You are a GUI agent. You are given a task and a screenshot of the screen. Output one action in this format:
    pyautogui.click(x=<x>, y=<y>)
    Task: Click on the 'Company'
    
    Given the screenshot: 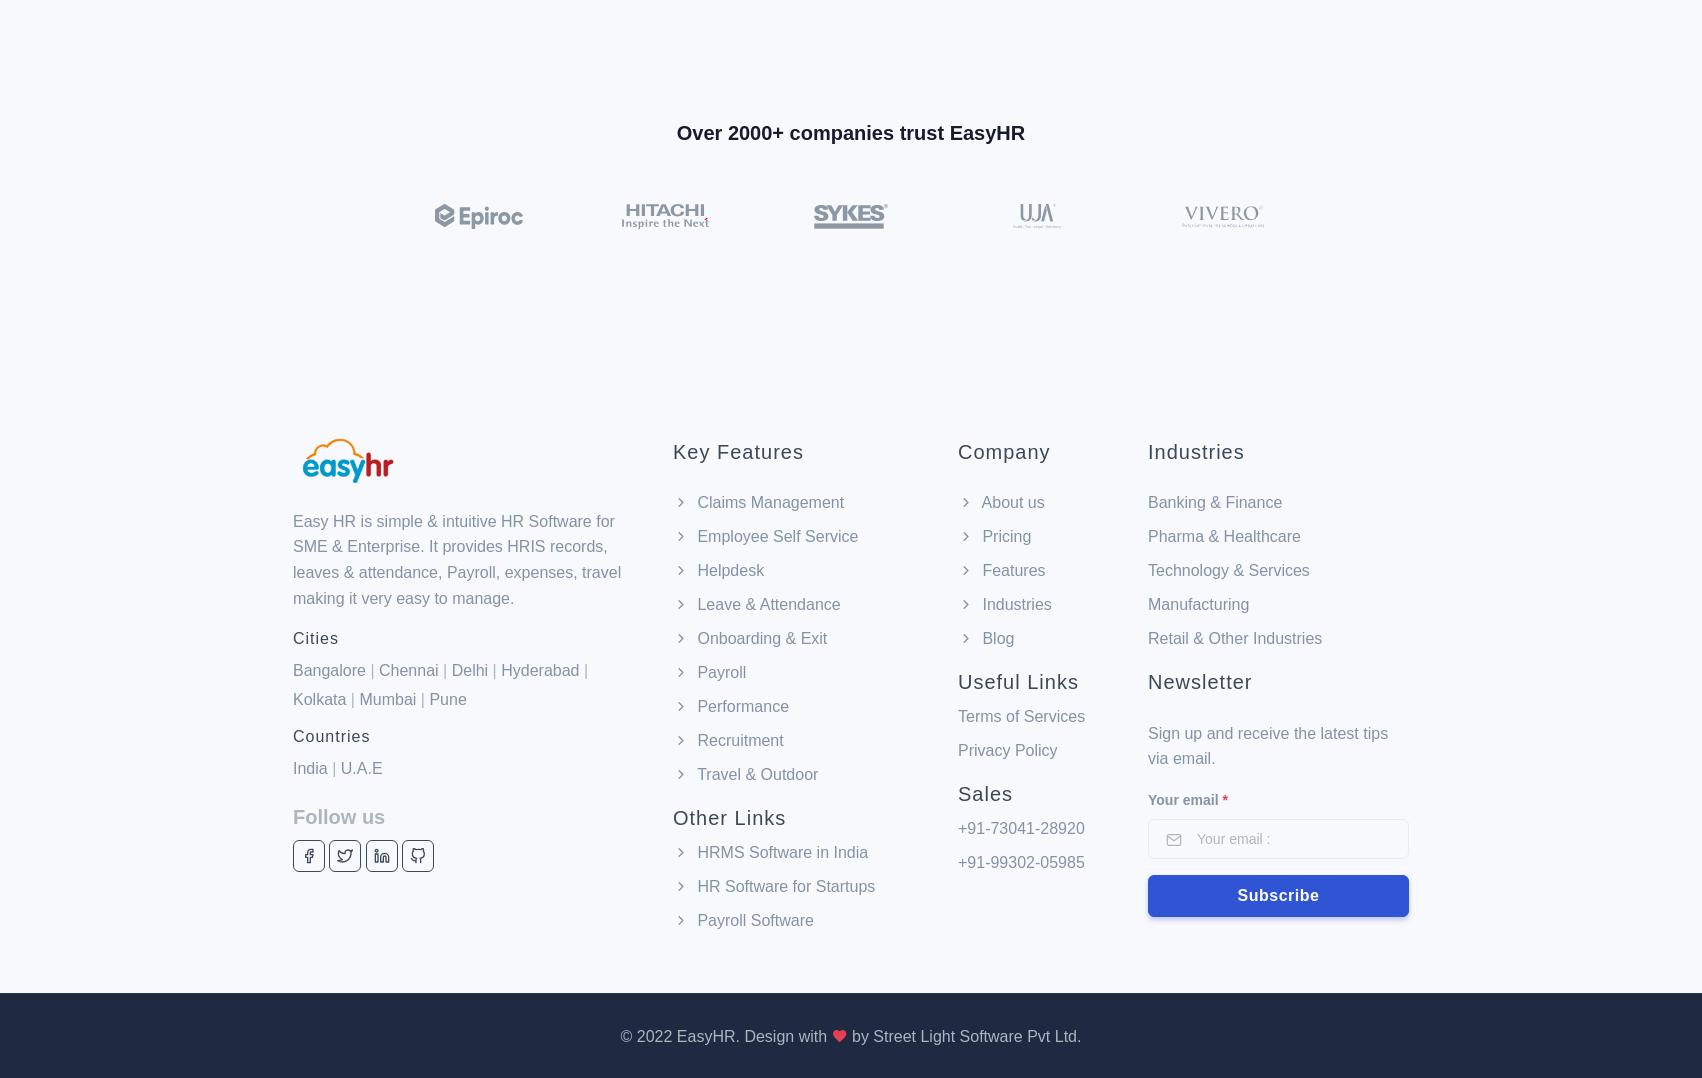 What is the action you would take?
    pyautogui.click(x=1003, y=345)
    